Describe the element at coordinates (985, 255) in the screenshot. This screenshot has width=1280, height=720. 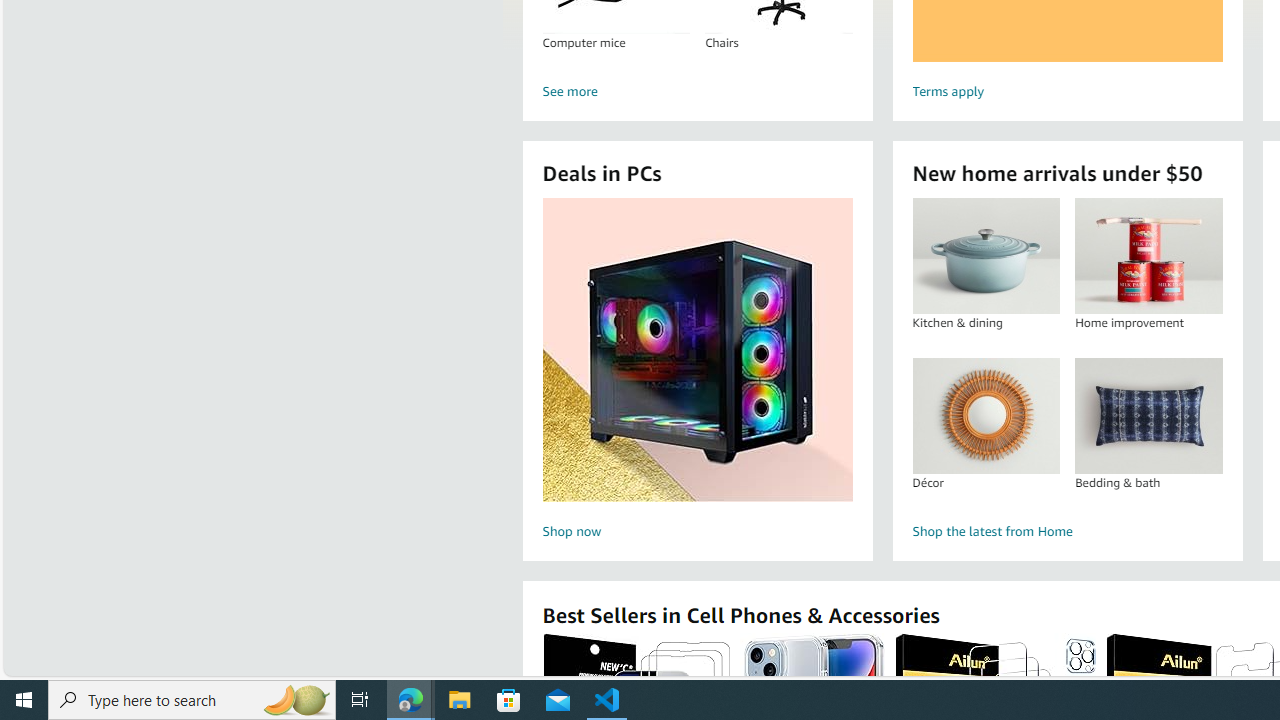
I see `'Kitchen & dining'` at that location.